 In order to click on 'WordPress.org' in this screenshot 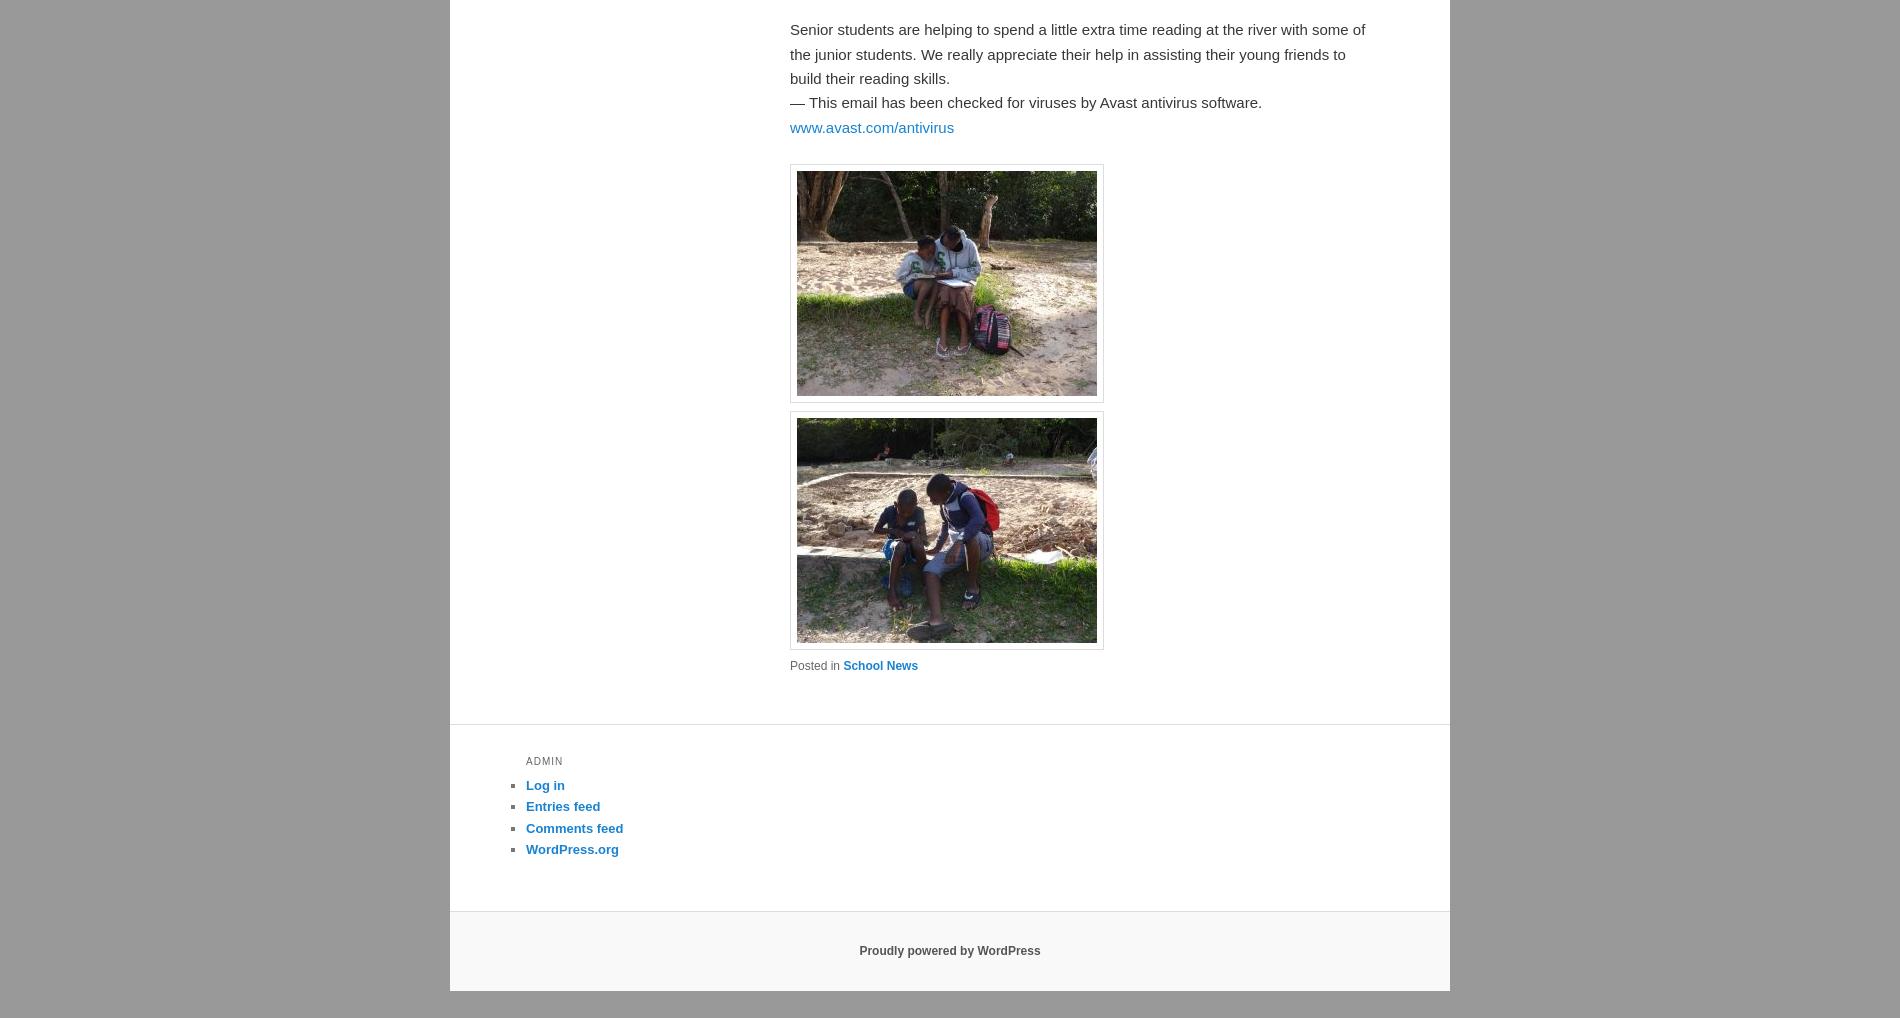, I will do `click(572, 847)`.